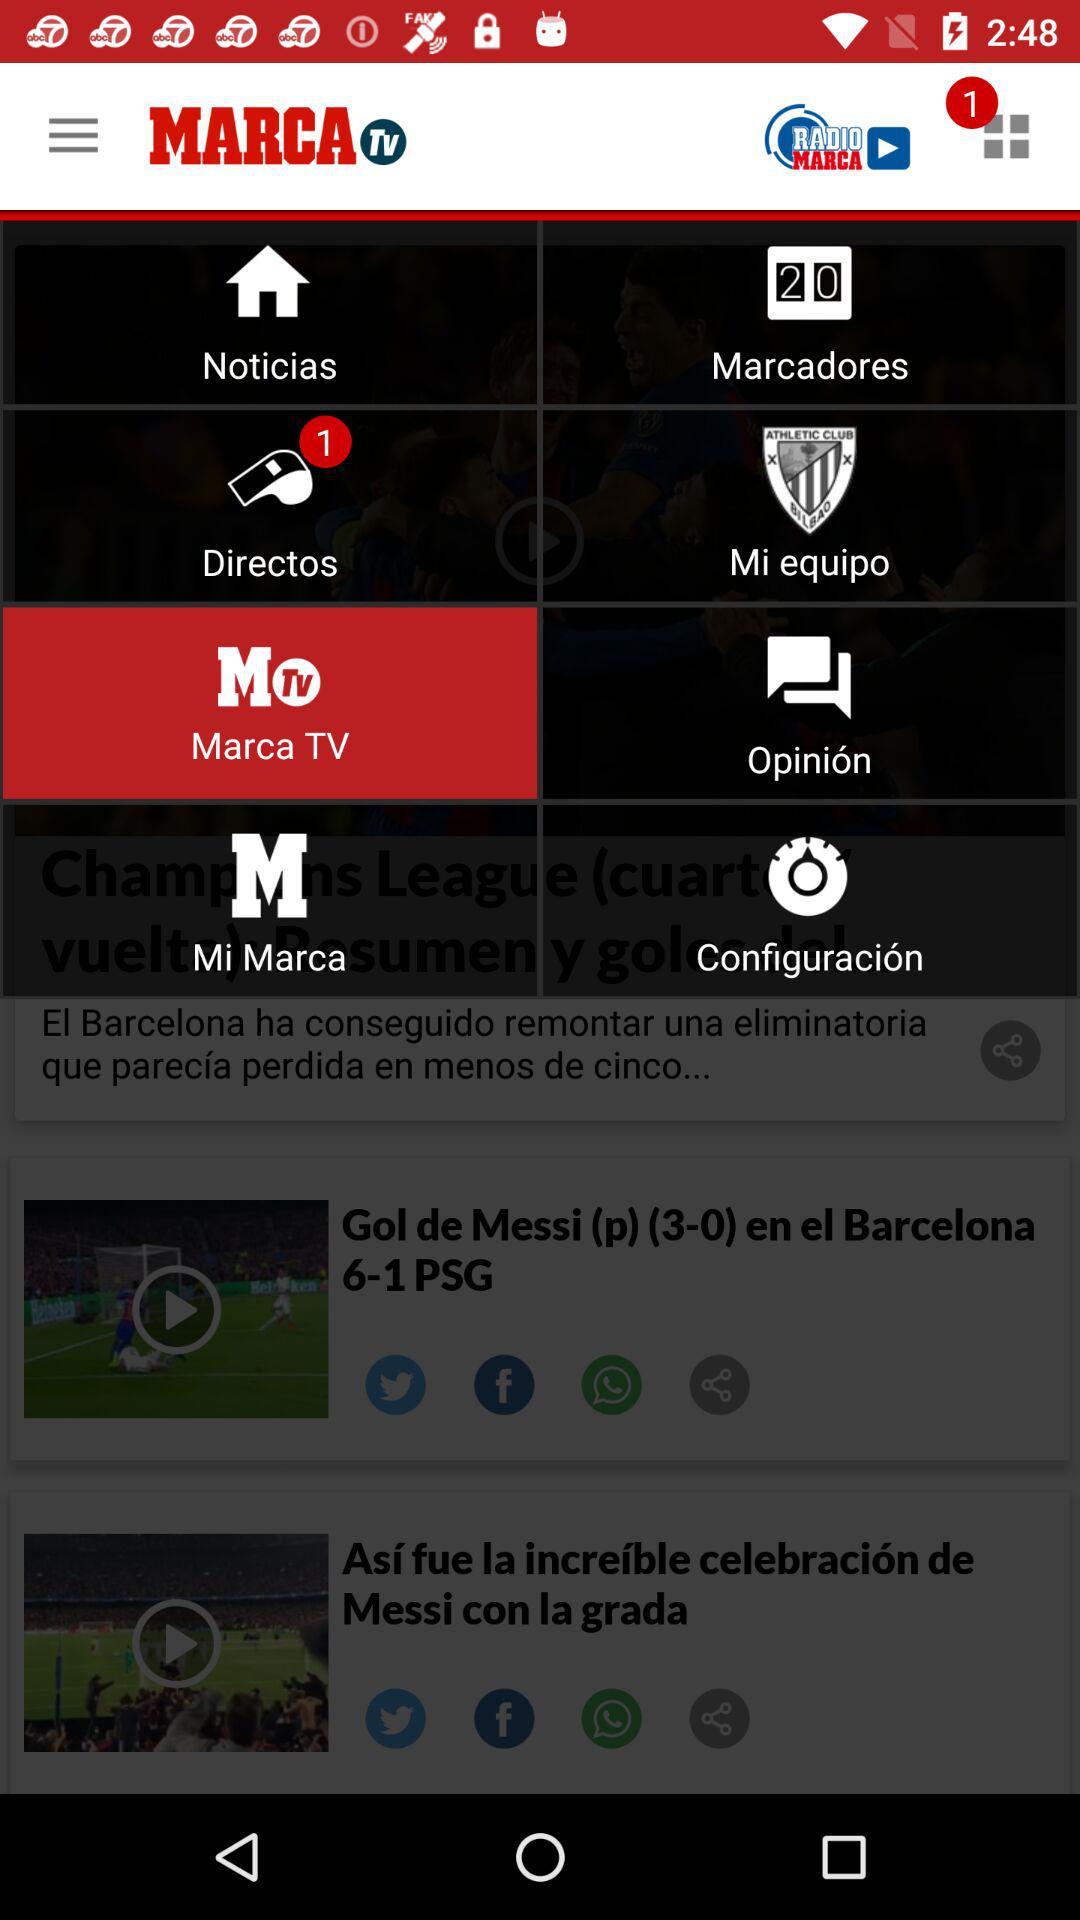 This screenshot has height=1920, width=1080. I want to click on directory, so click(270, 505).